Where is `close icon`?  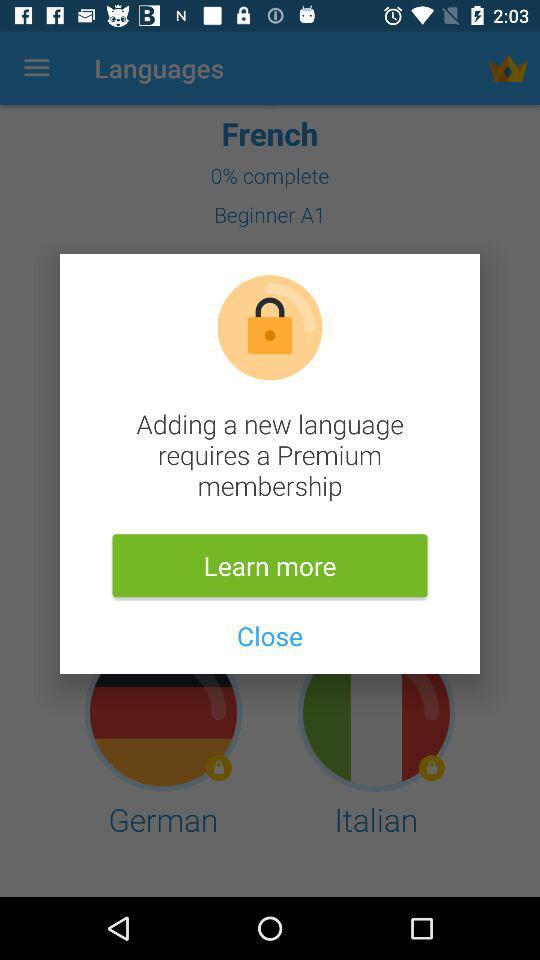 close icon is located at coordinates (270, 634).